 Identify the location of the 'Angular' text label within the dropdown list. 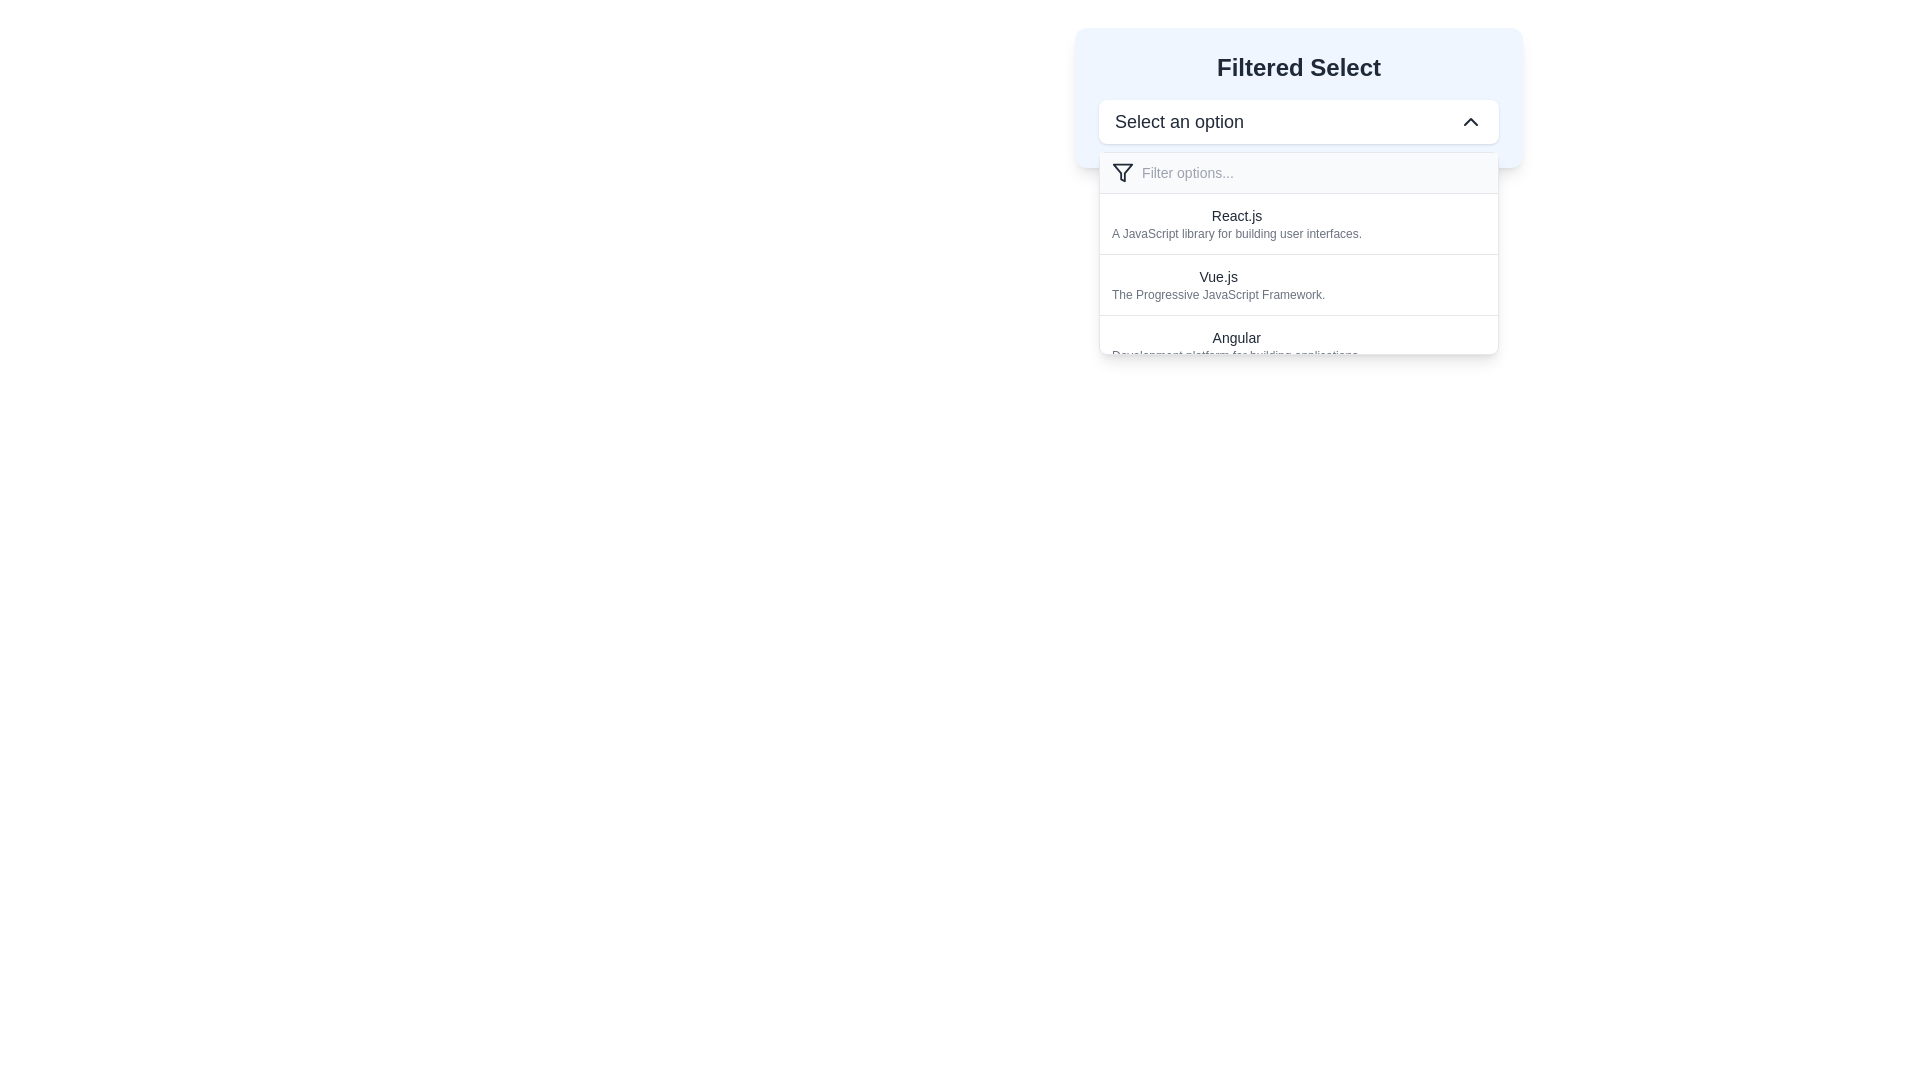
(1235, 337).